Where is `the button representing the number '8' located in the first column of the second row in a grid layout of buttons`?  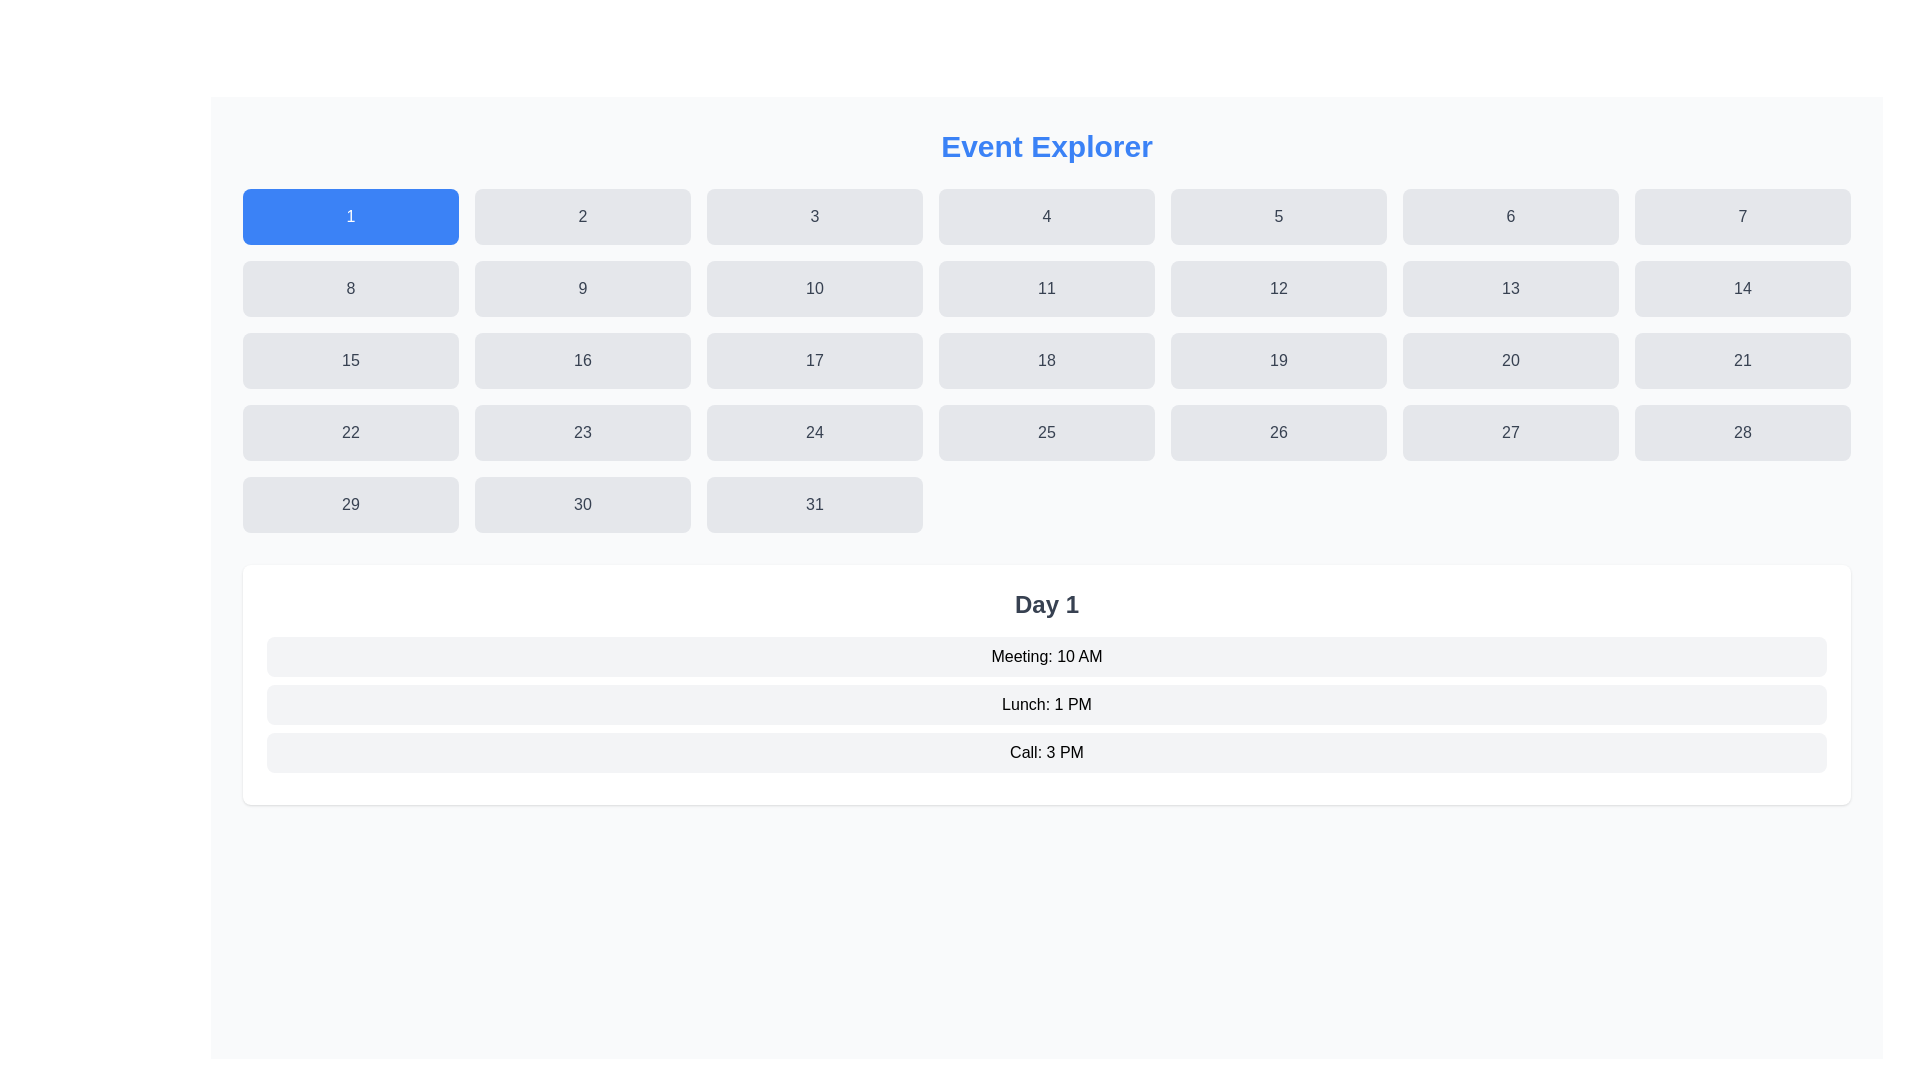
the button representing the number '8' located in the first column of the second row in a grid layout of buttons is located at coordinates (350, 289).